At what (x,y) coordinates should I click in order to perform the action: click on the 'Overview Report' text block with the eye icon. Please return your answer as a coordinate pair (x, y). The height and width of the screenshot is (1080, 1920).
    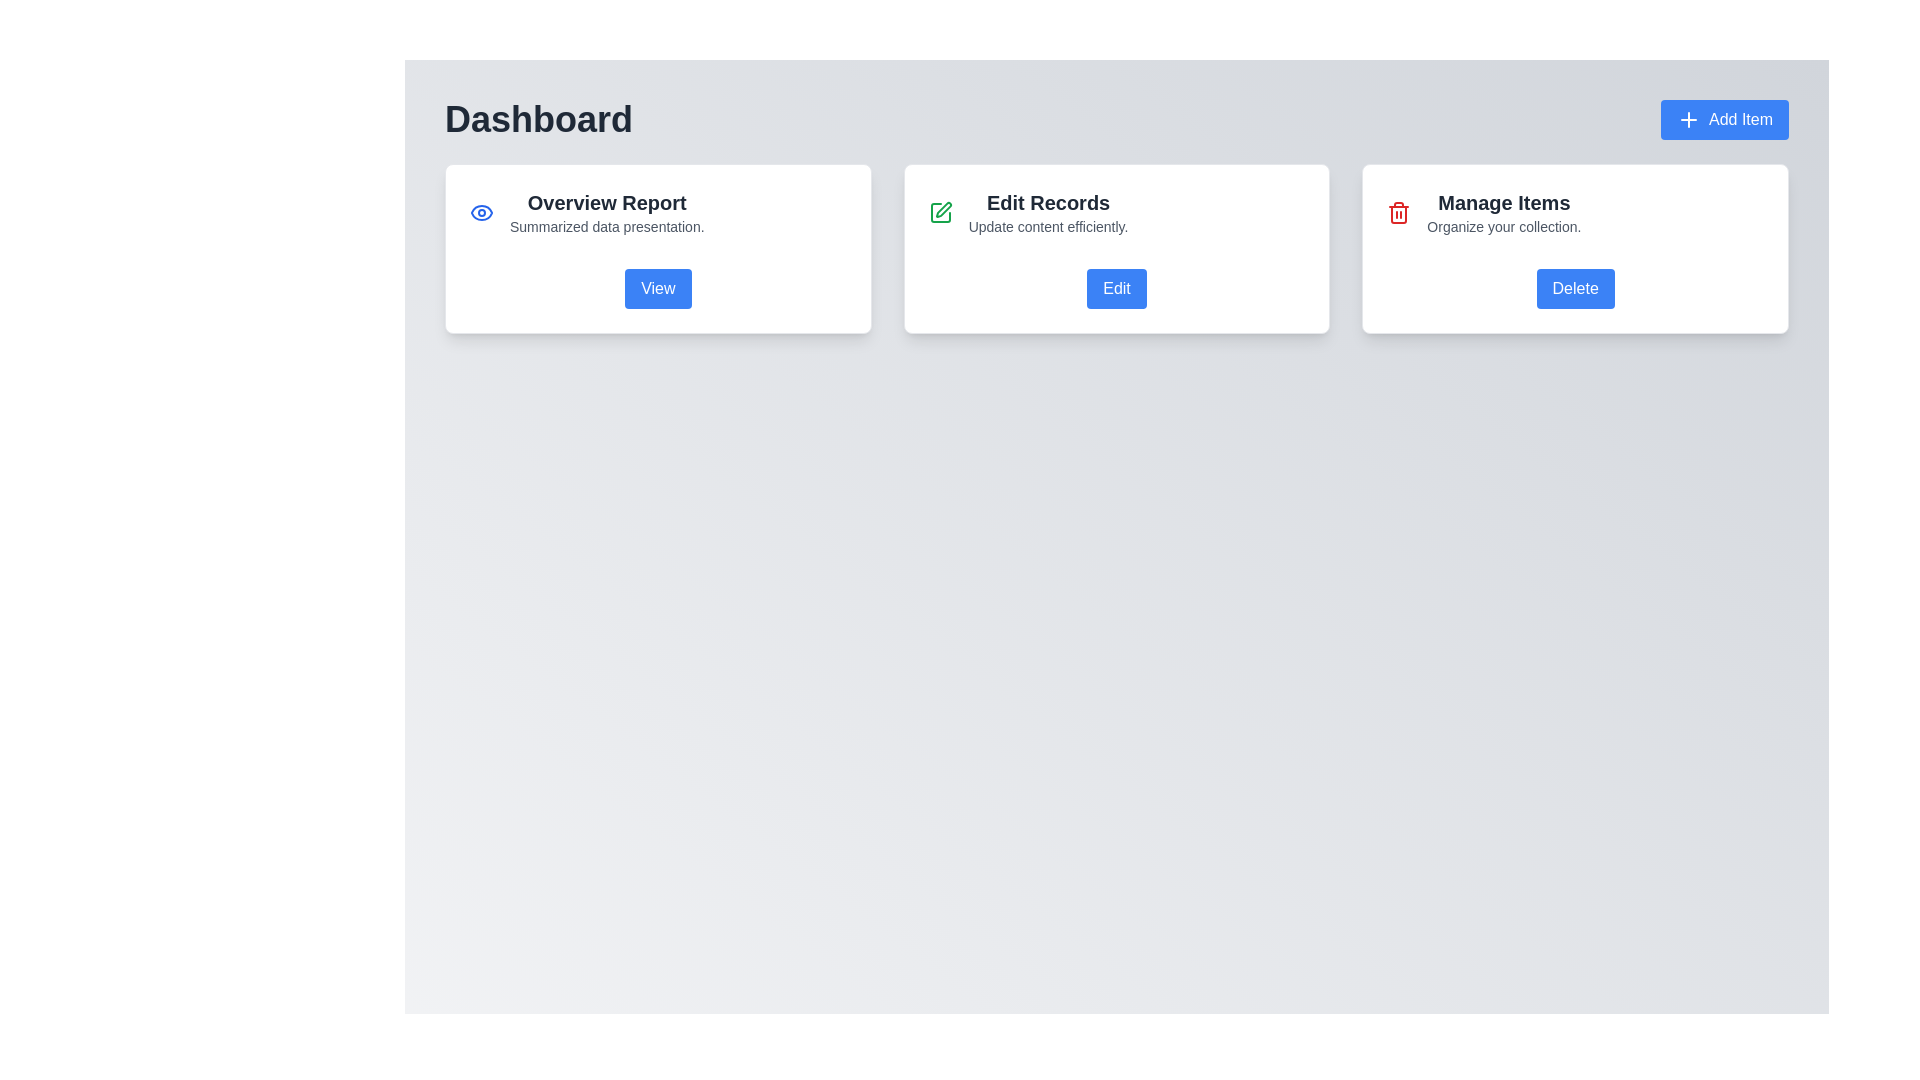
    Looking at the image, I should click on (658, 212).